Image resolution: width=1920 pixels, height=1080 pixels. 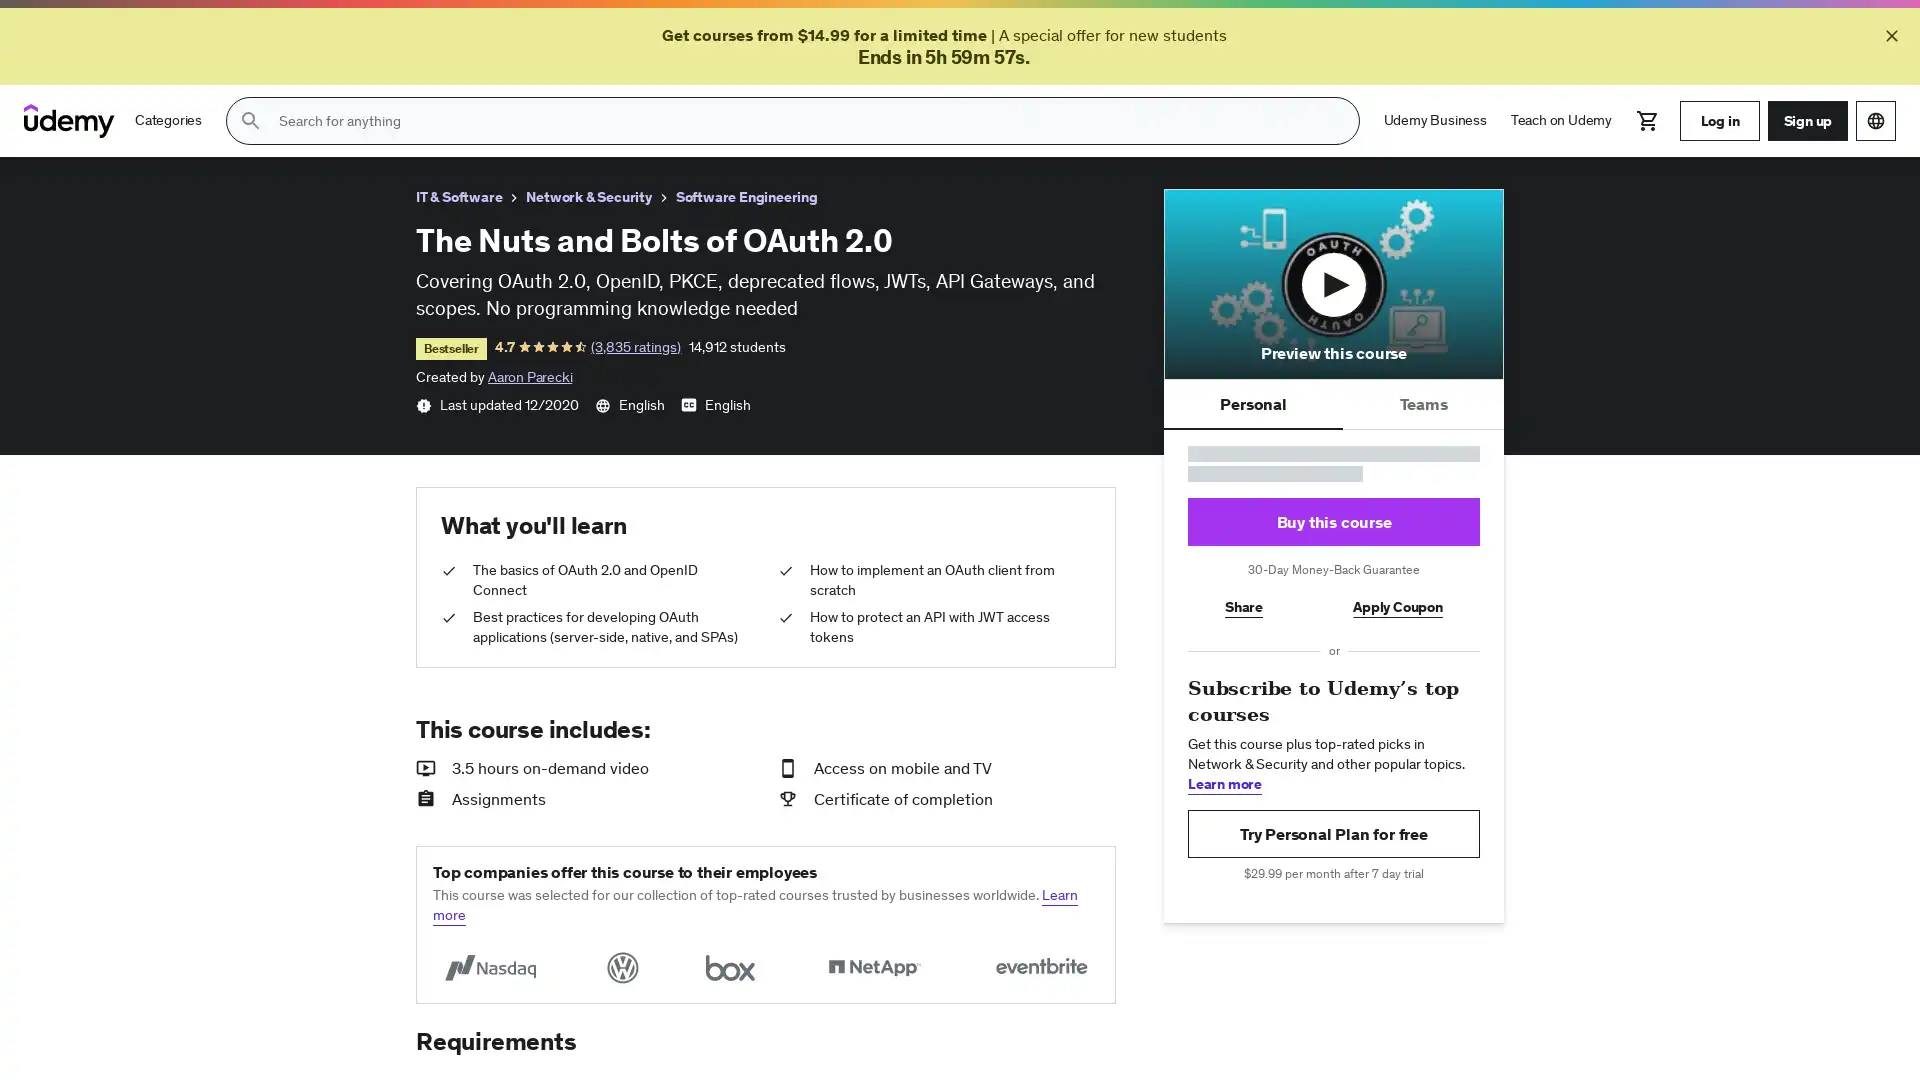 I want to click on Choose a language, so click(x=1875, y=120).